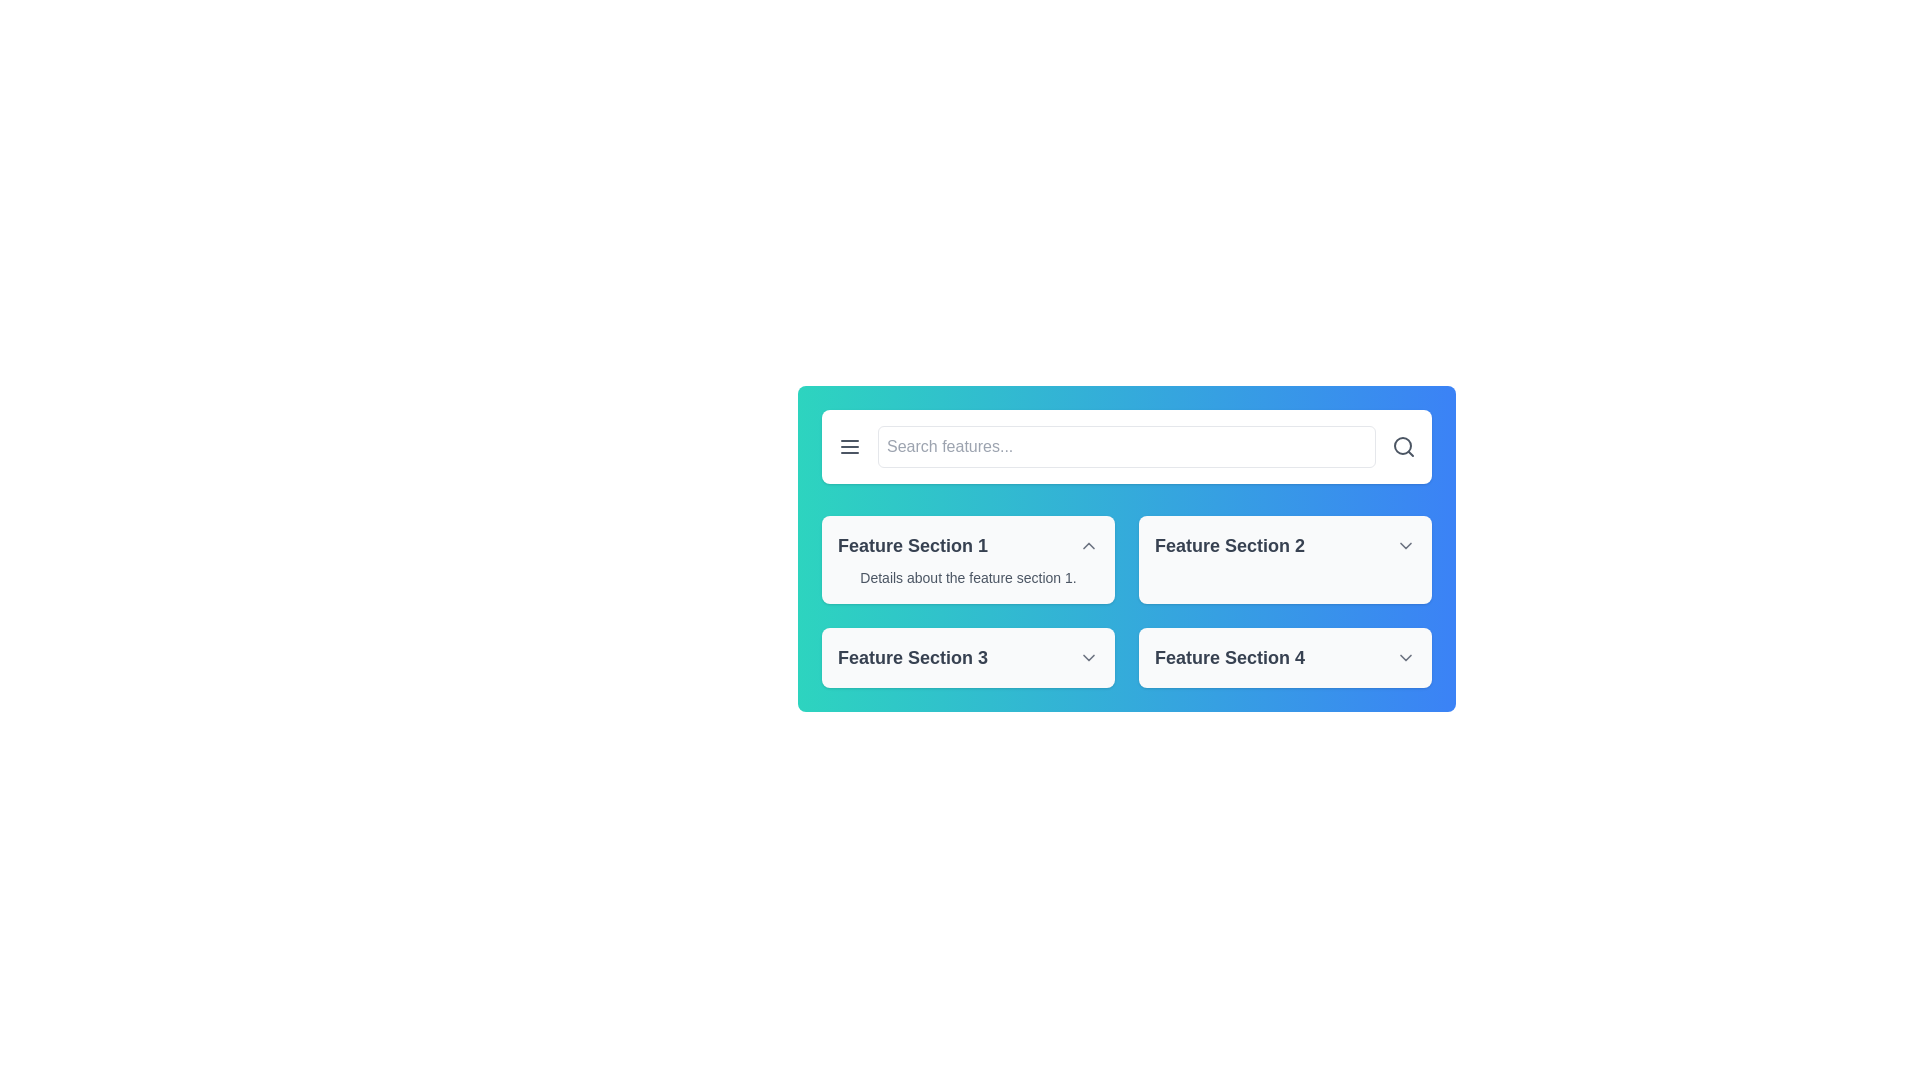 Image resolution: width=1920 pixels, height=1080 pixels. Describe the element at coordinates (968, 578) in the screenshot. I see `the text block displaying 'Details about the feature section 1.' which is located below the title 'Feature Section 1' in the card layout` at that location.